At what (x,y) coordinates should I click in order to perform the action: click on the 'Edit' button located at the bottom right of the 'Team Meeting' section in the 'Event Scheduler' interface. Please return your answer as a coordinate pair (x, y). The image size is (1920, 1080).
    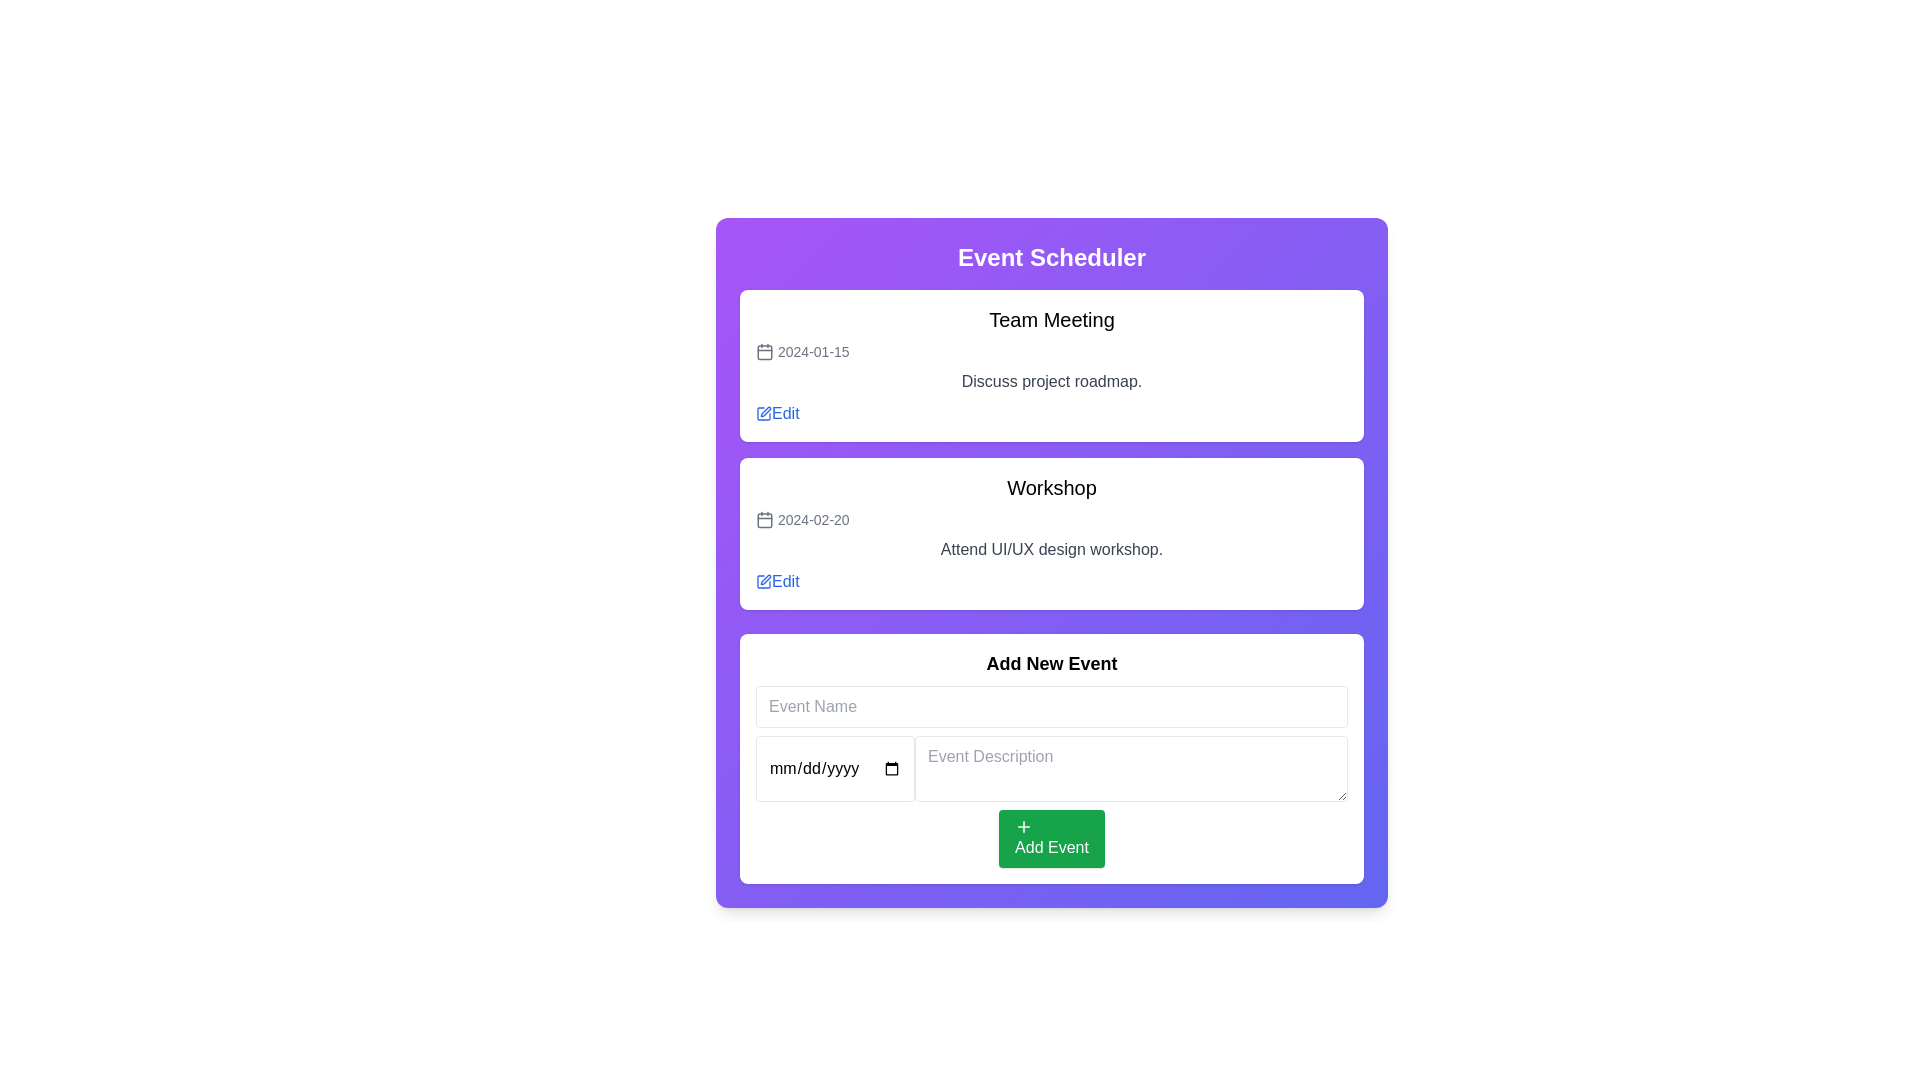
    Looking at the image, I should click on (776, 412).